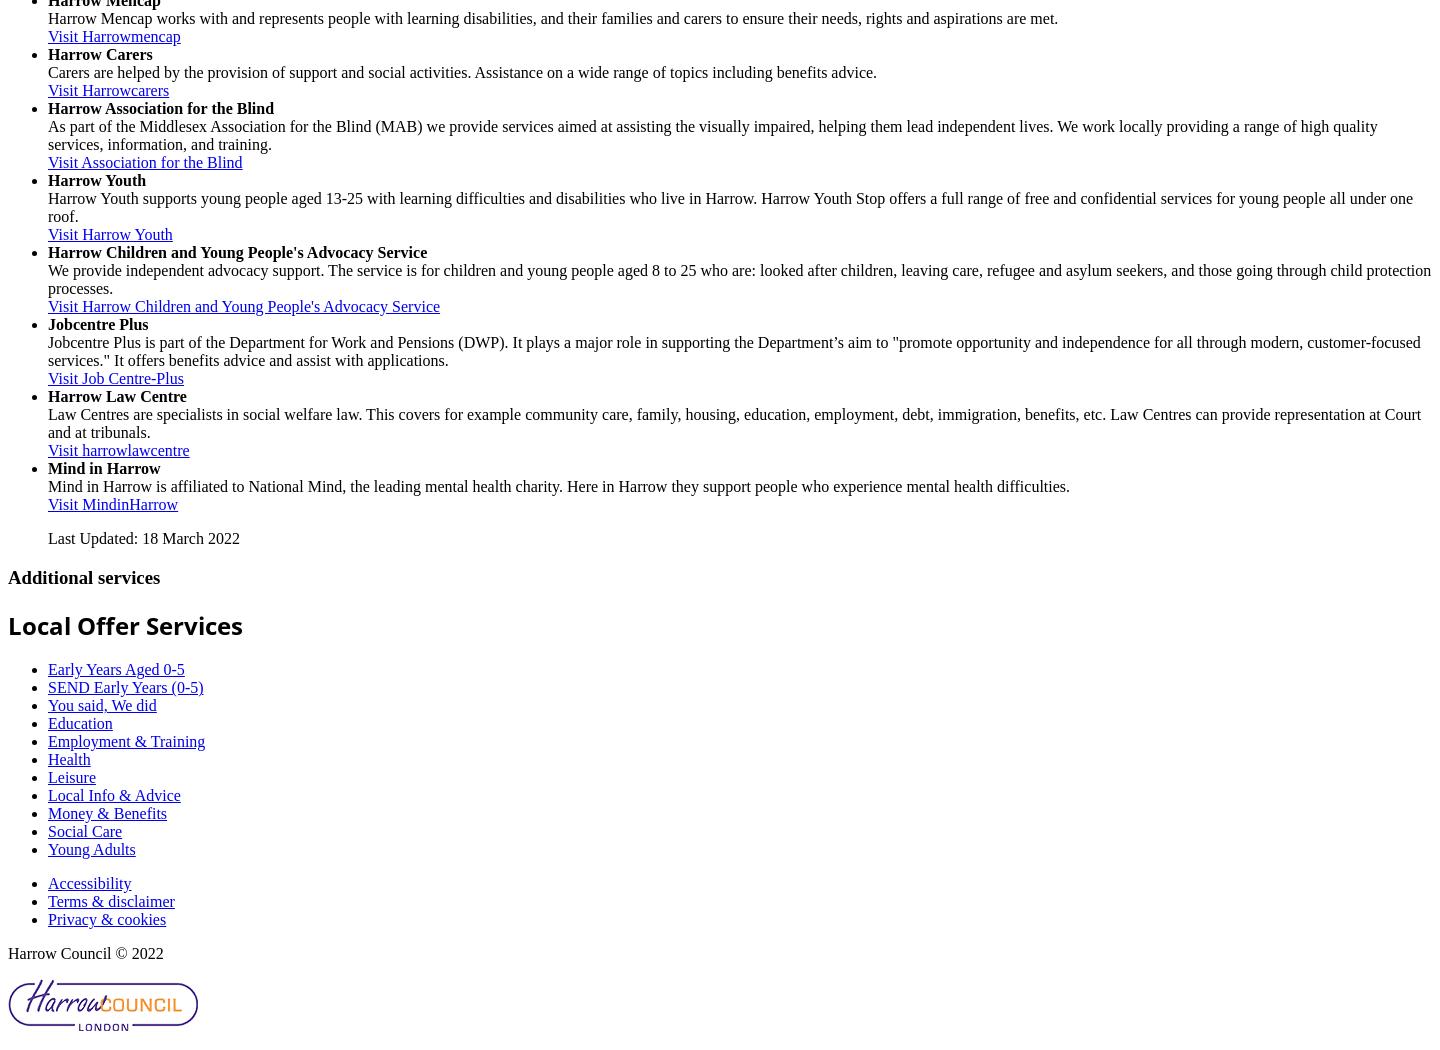 The image size is (1440, 1050). What do you see at coordinates (80, 722) in the screenshot?
I see `'Education'` at bounding box center [80, 722].